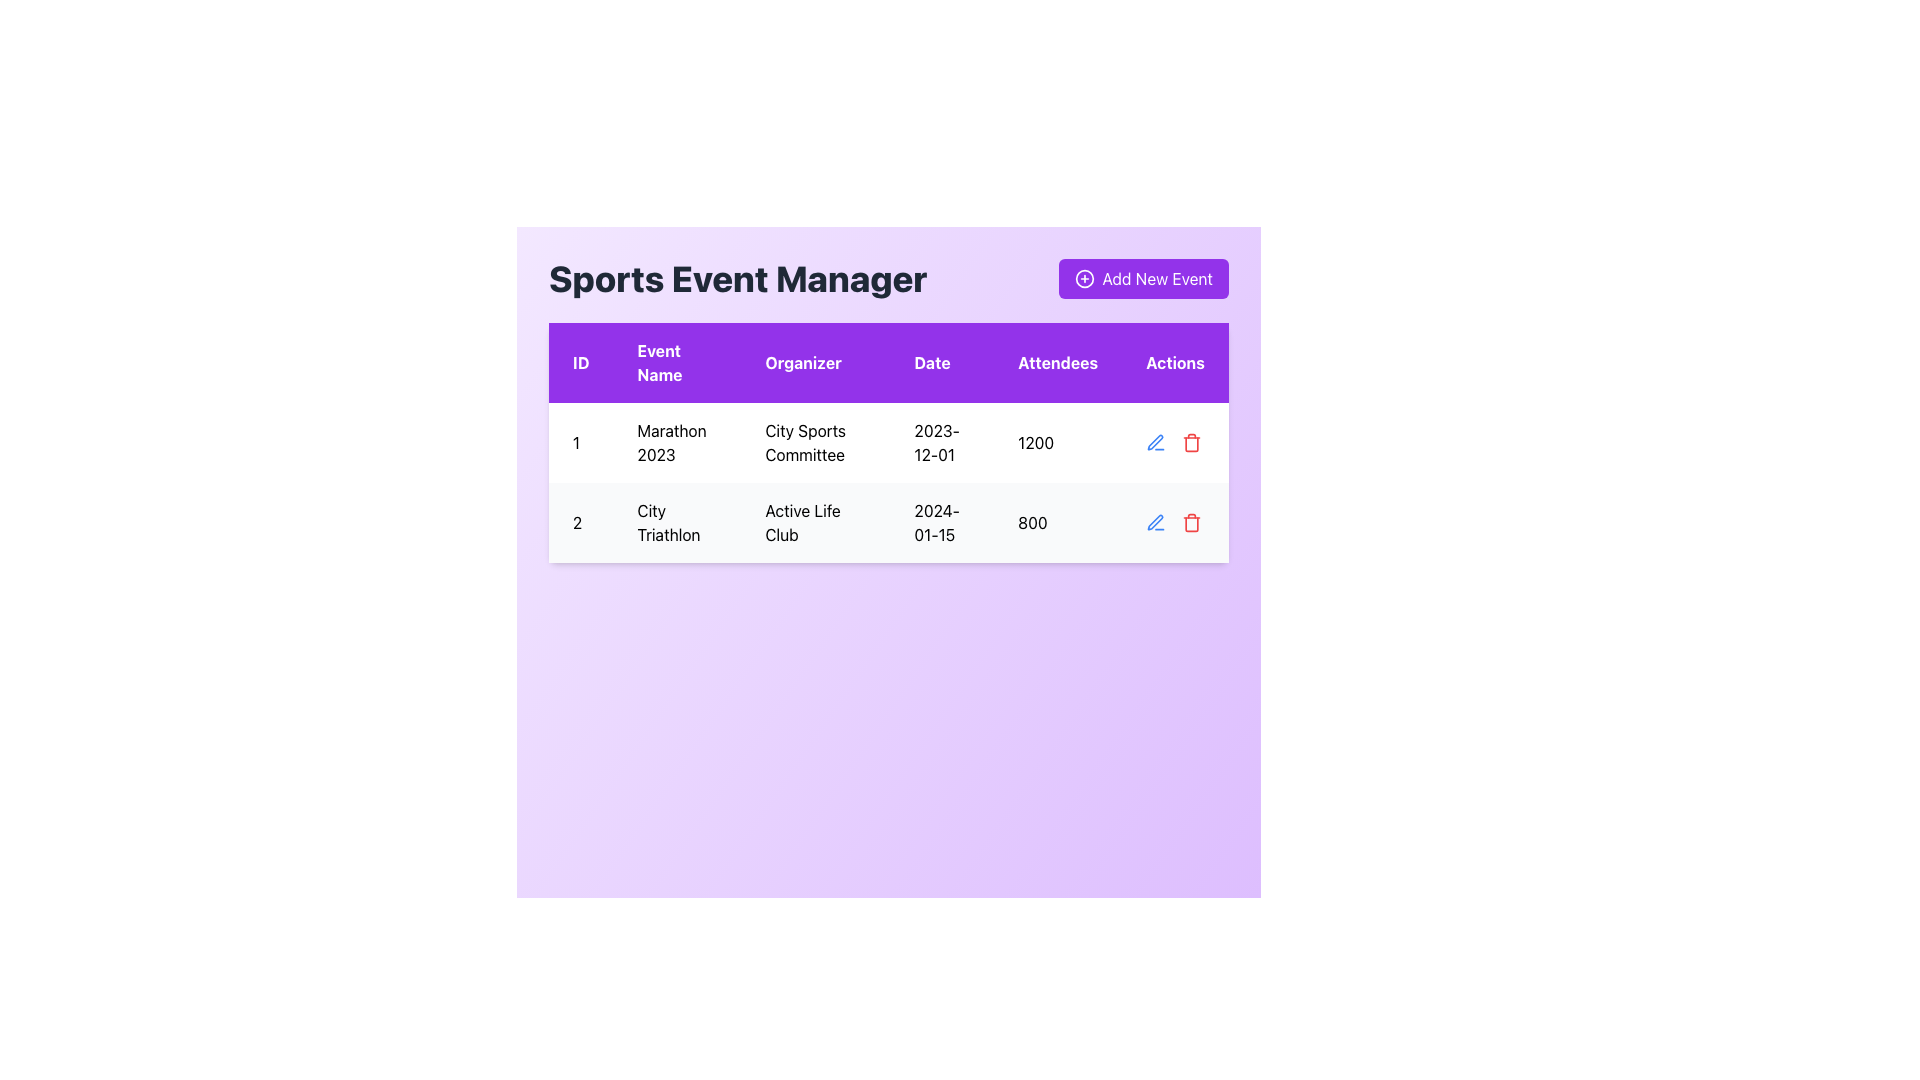  What do you see at coordinates (887, 278) in the screenshot?
I see `the 'Sports Event Manager' title on the header section` at bounding box center [887, 278].